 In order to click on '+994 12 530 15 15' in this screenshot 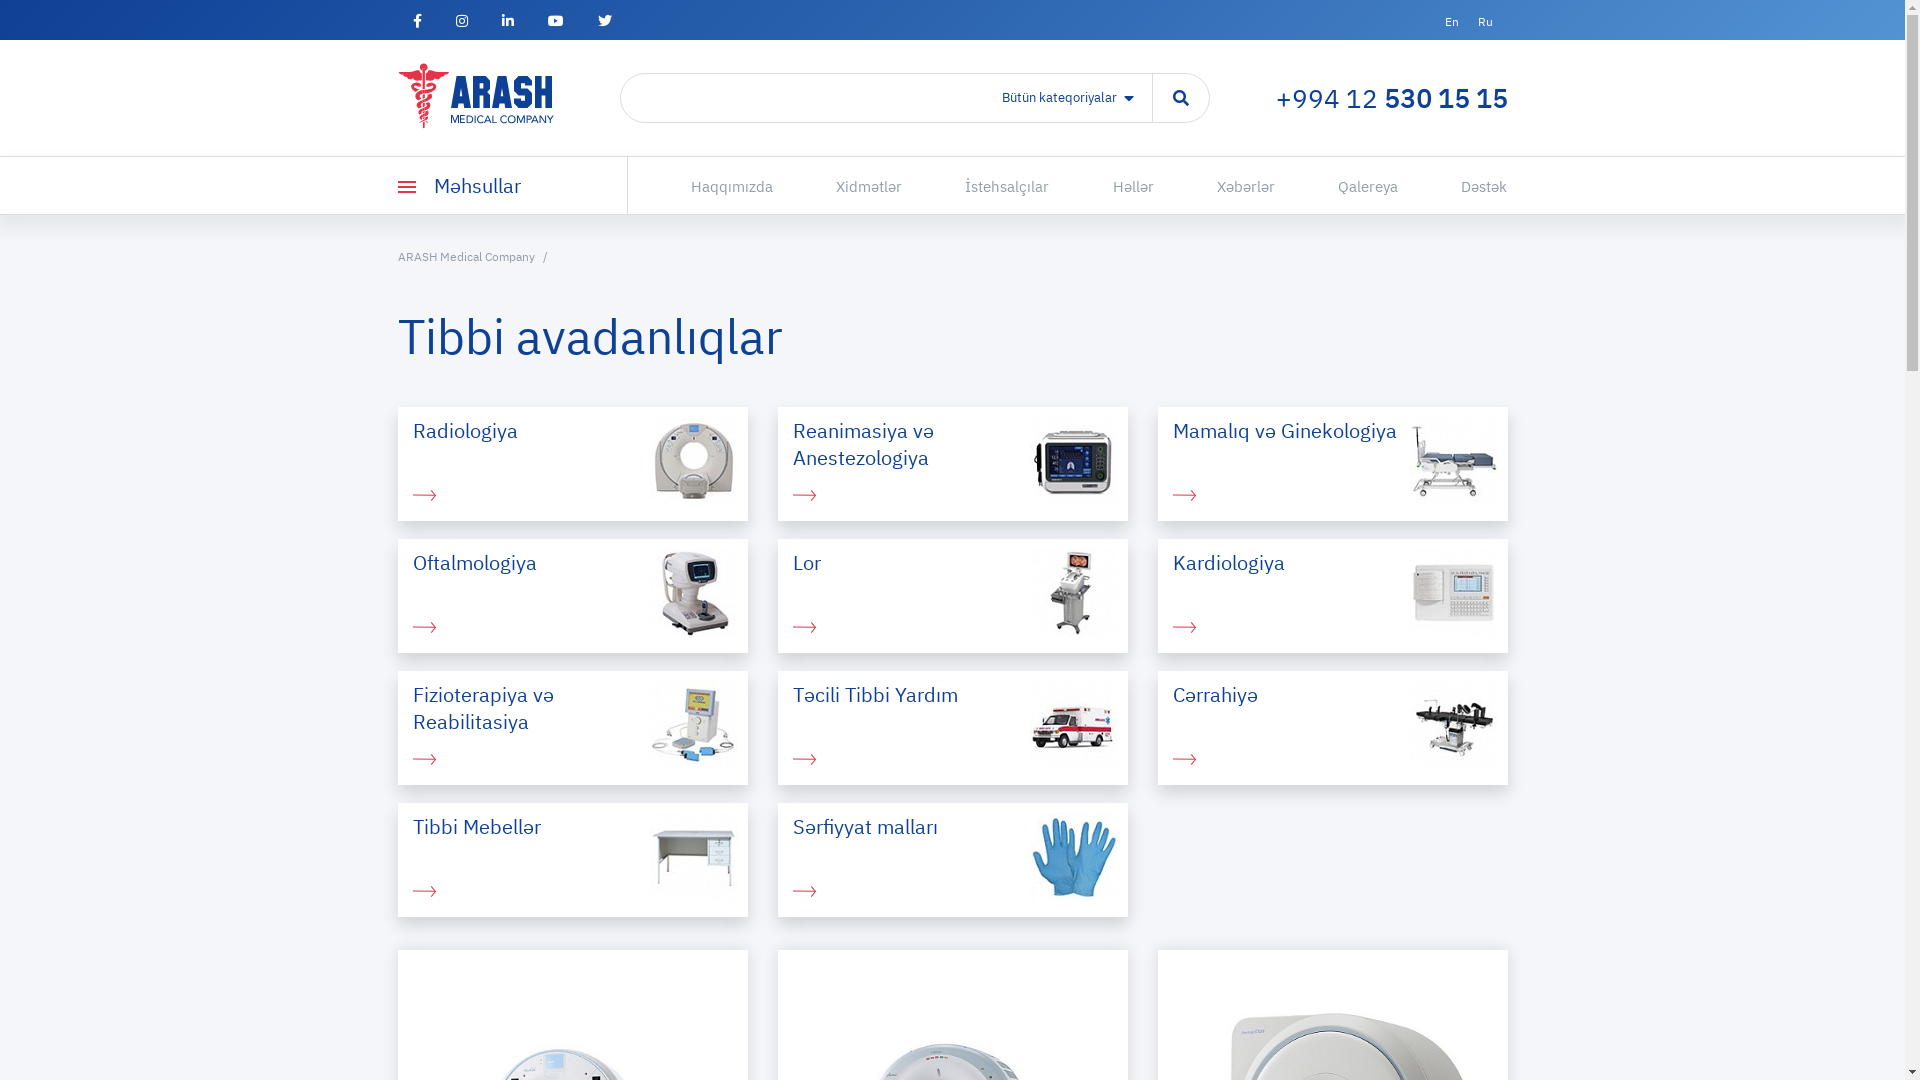, I will do `click(1391, 97)`.